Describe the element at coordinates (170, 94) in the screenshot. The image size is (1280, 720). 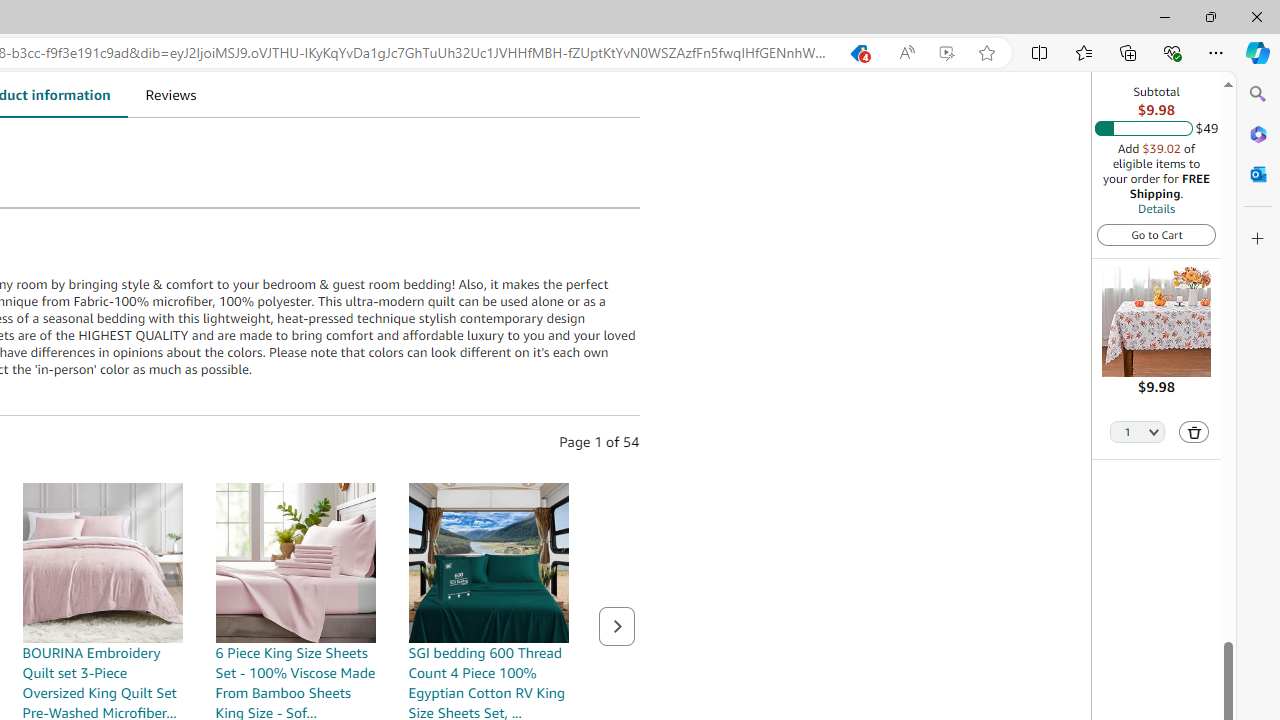
I see `'Reviews'` at that location.